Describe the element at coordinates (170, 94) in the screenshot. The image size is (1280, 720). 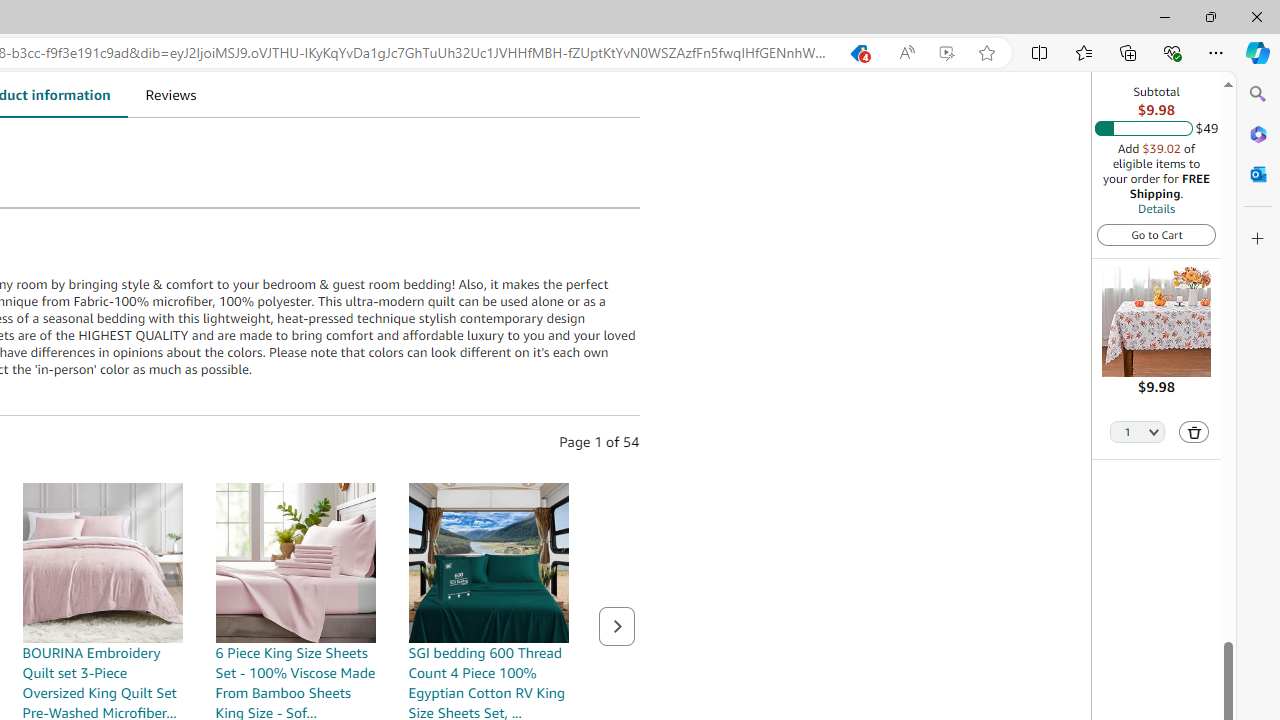
I see `'Reviews'` at that location.